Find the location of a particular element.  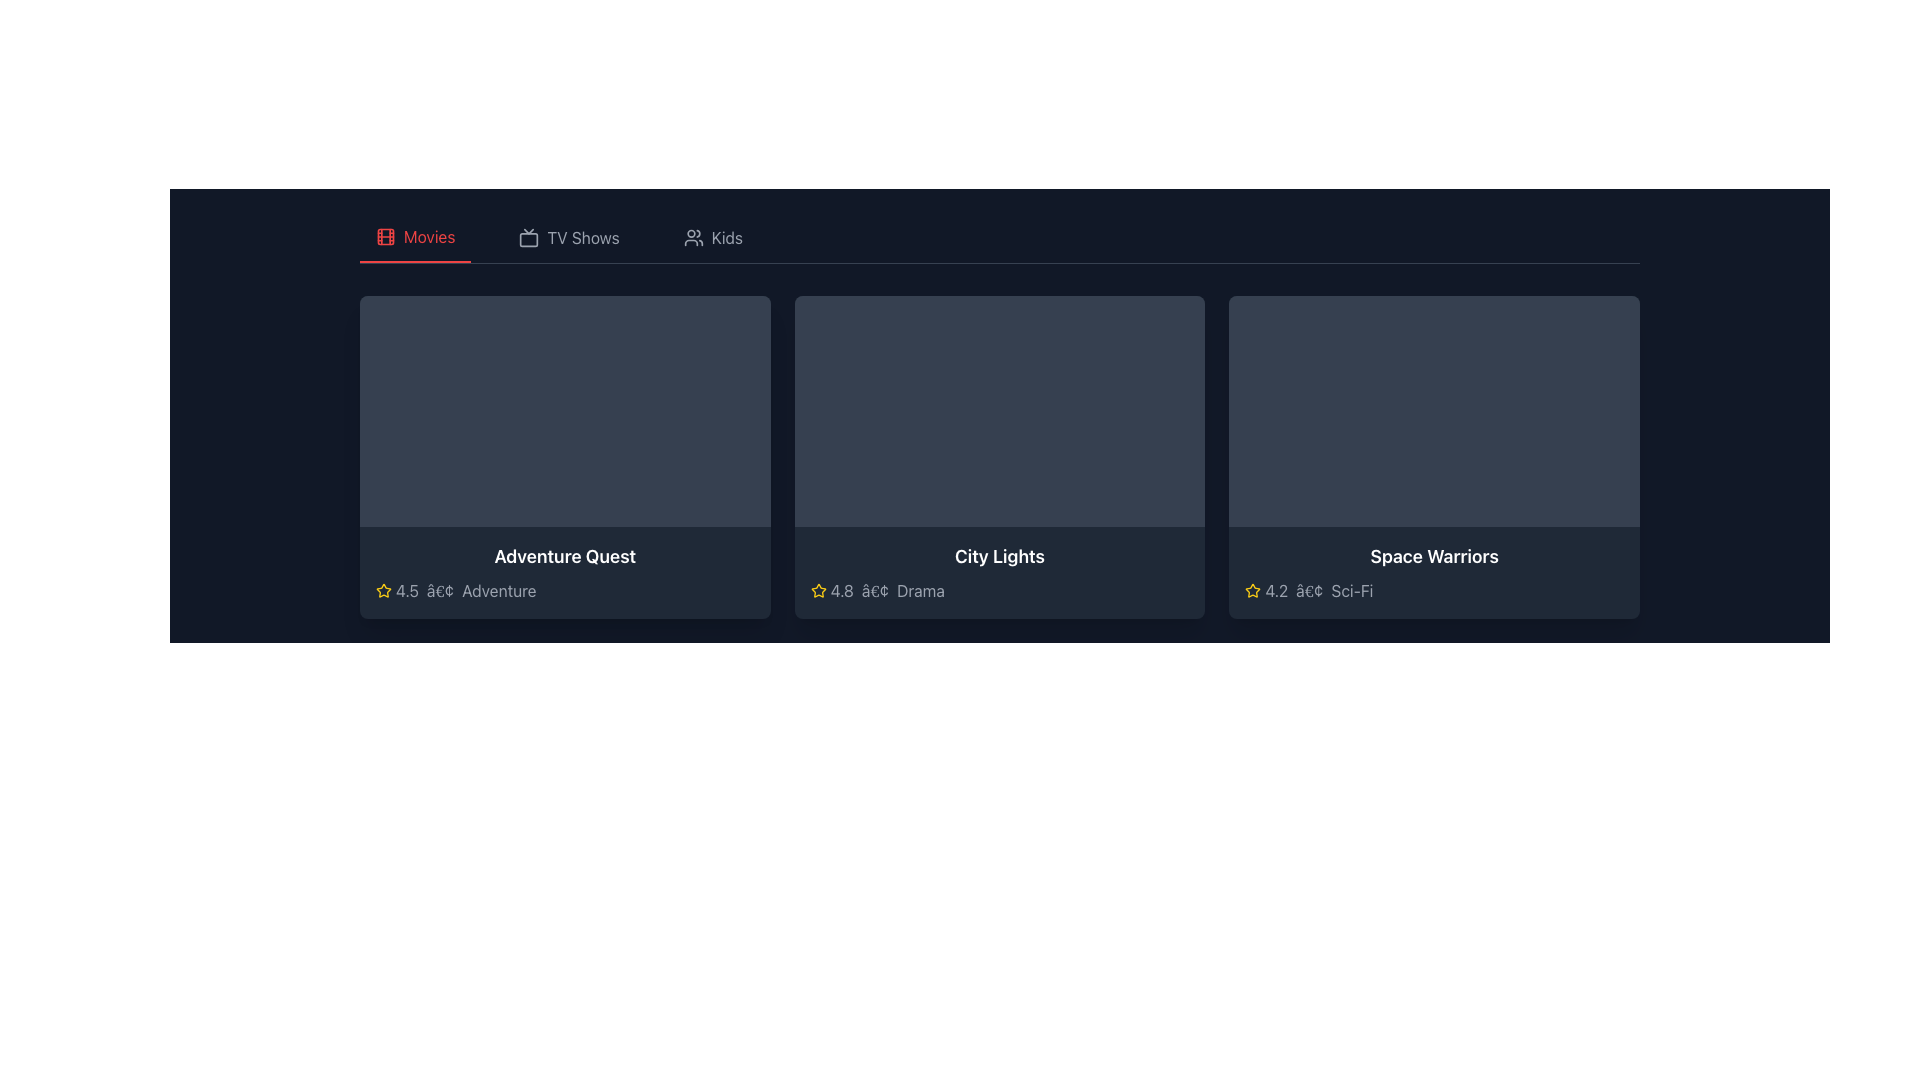

the representation of the star icon located in the bottom-left area of the first movie card, preceding the text '4.5' is located at coordinates (818, 589).